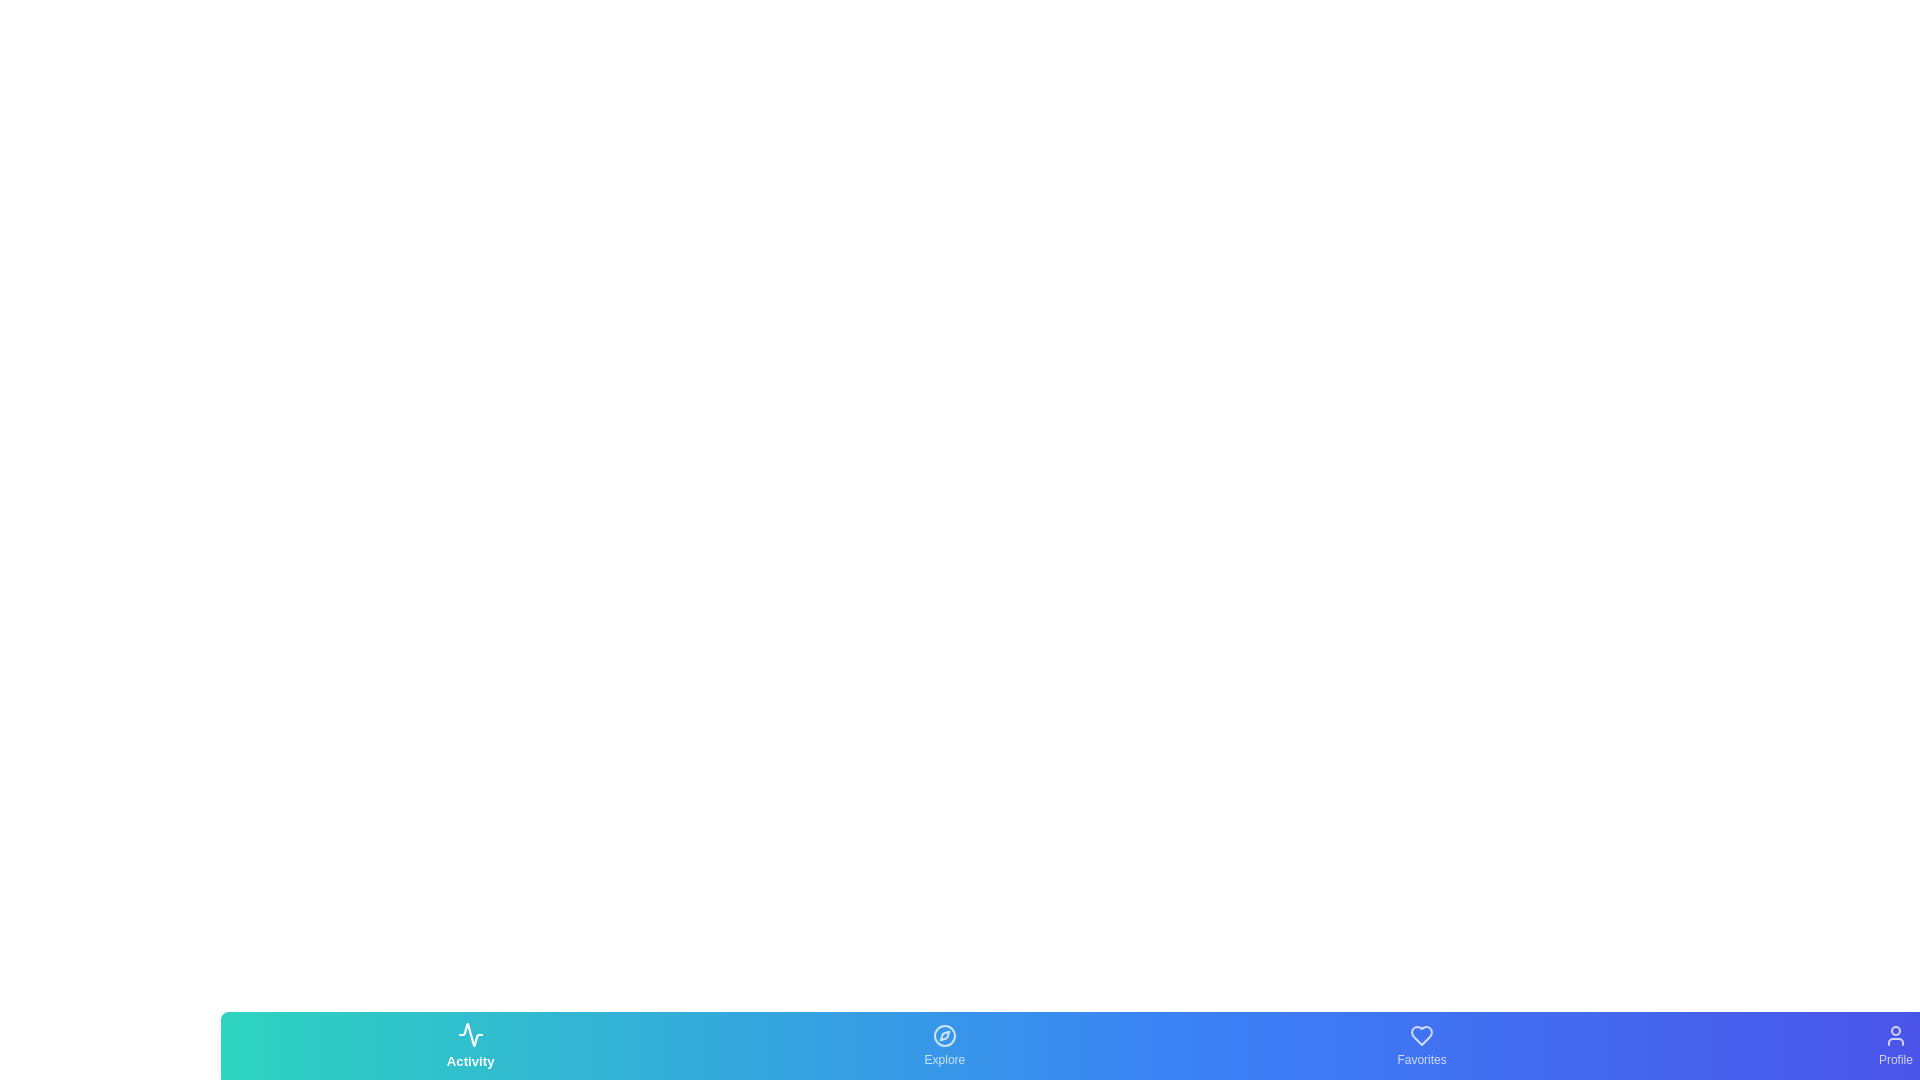  What do you see at coordinates (943, 1044) in the screenshot?
I see `the Explore tab icon` at bounding box center [943, 1044].